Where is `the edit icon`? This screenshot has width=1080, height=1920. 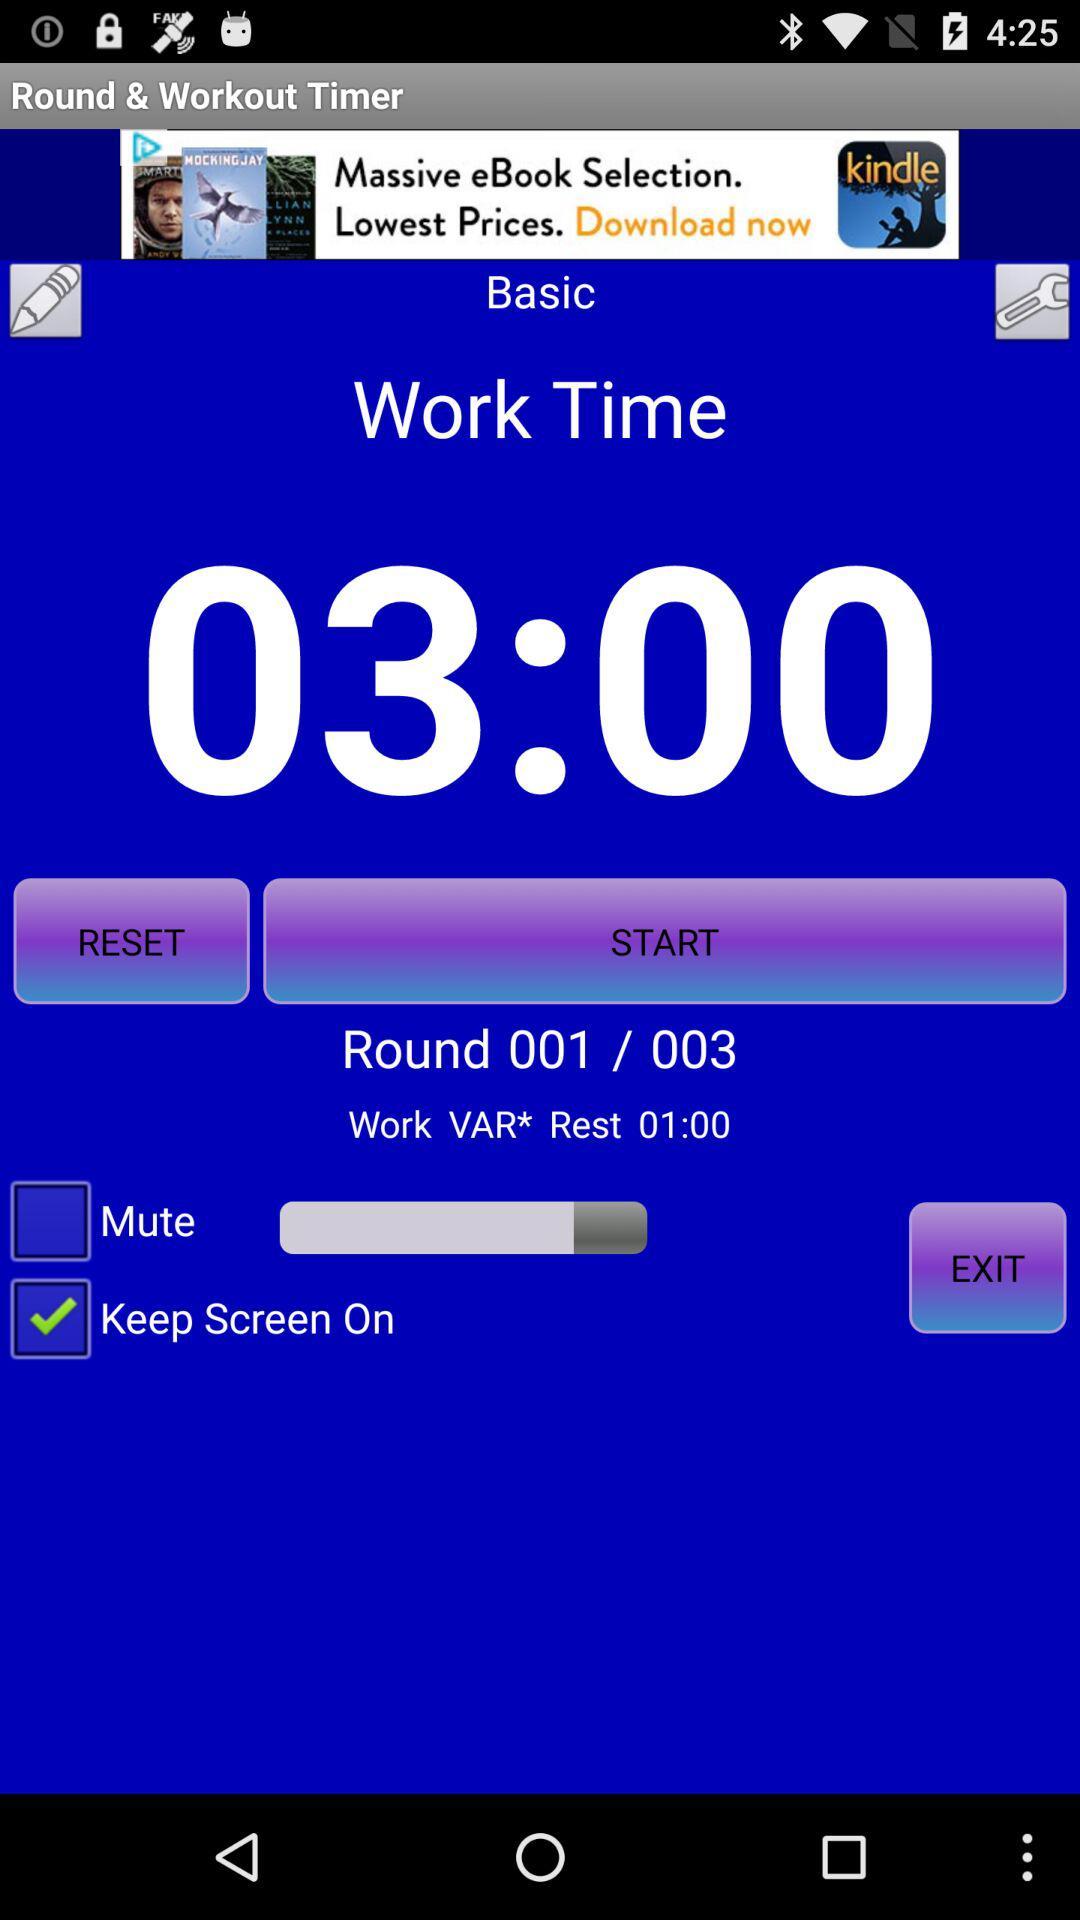 the edit icon is located at coordinates (45, 327).